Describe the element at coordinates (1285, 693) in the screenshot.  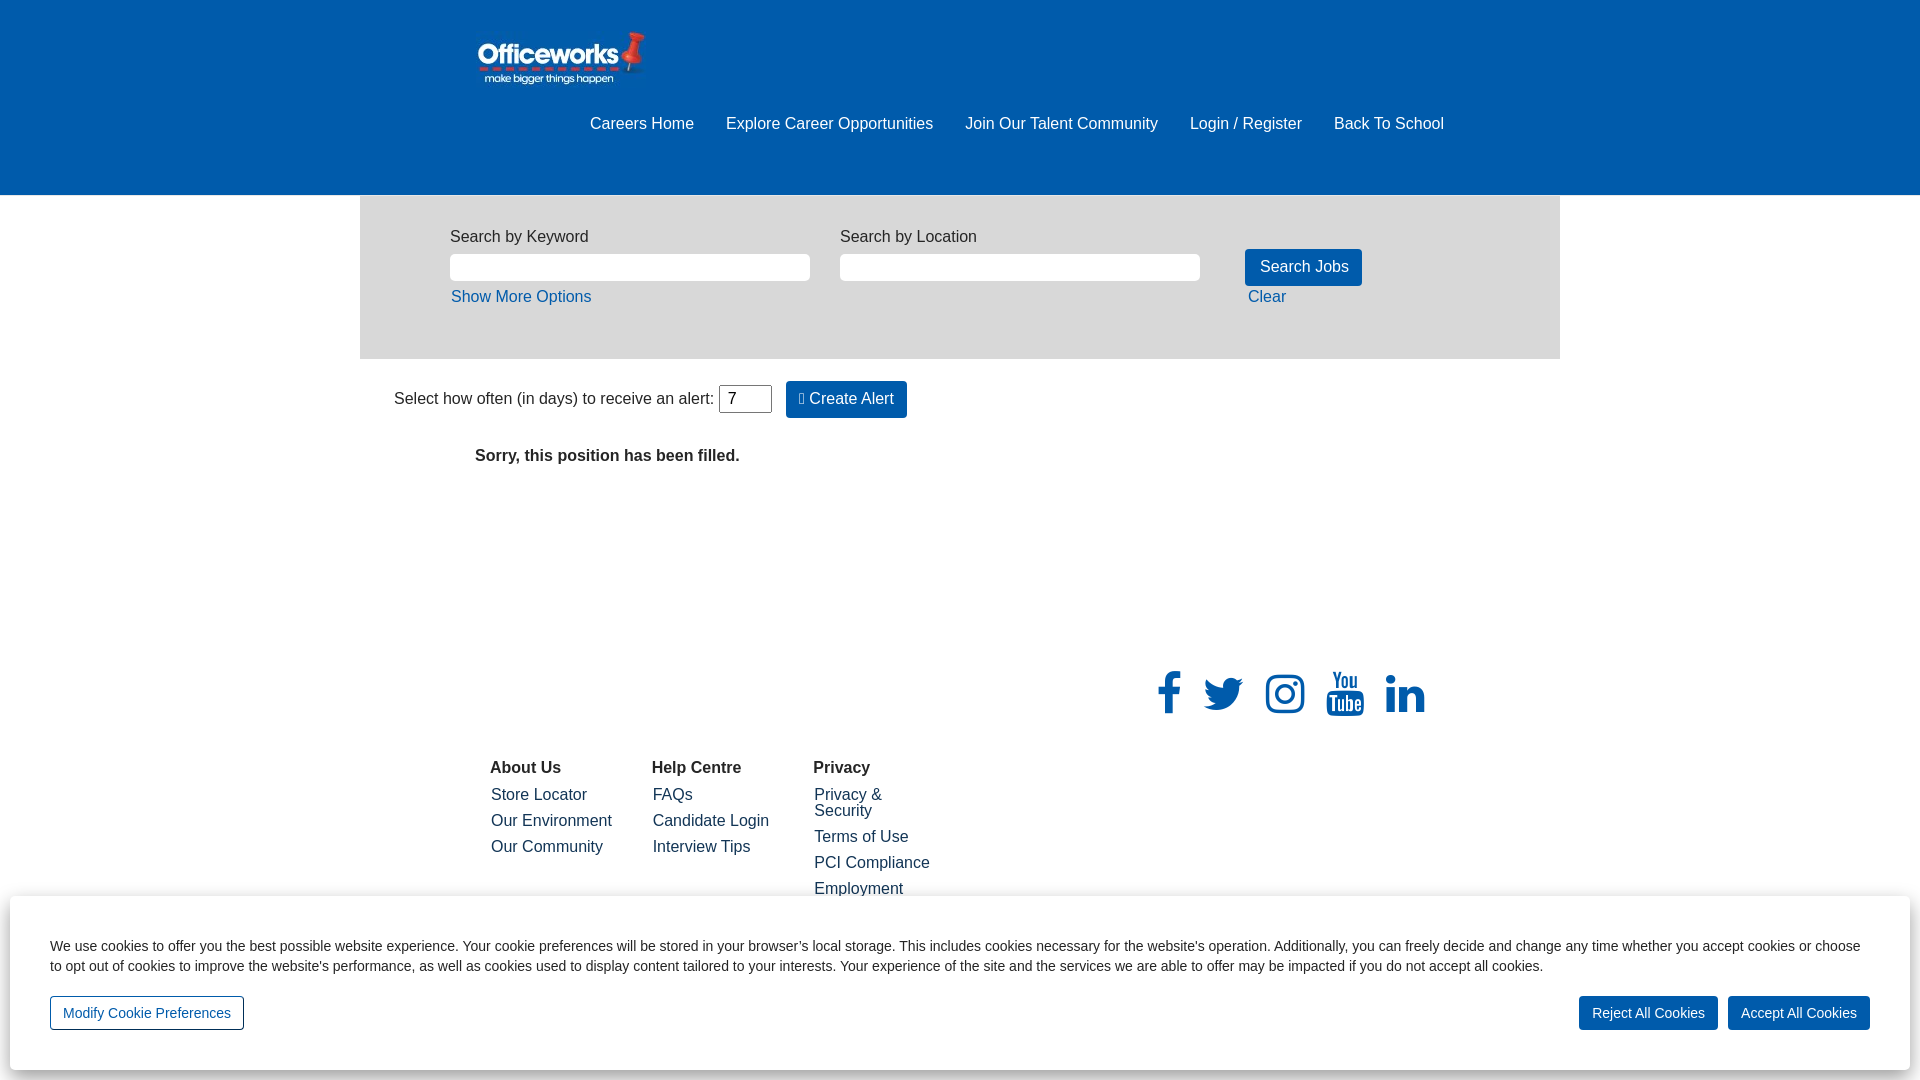
I see `'instagram'` at that location.